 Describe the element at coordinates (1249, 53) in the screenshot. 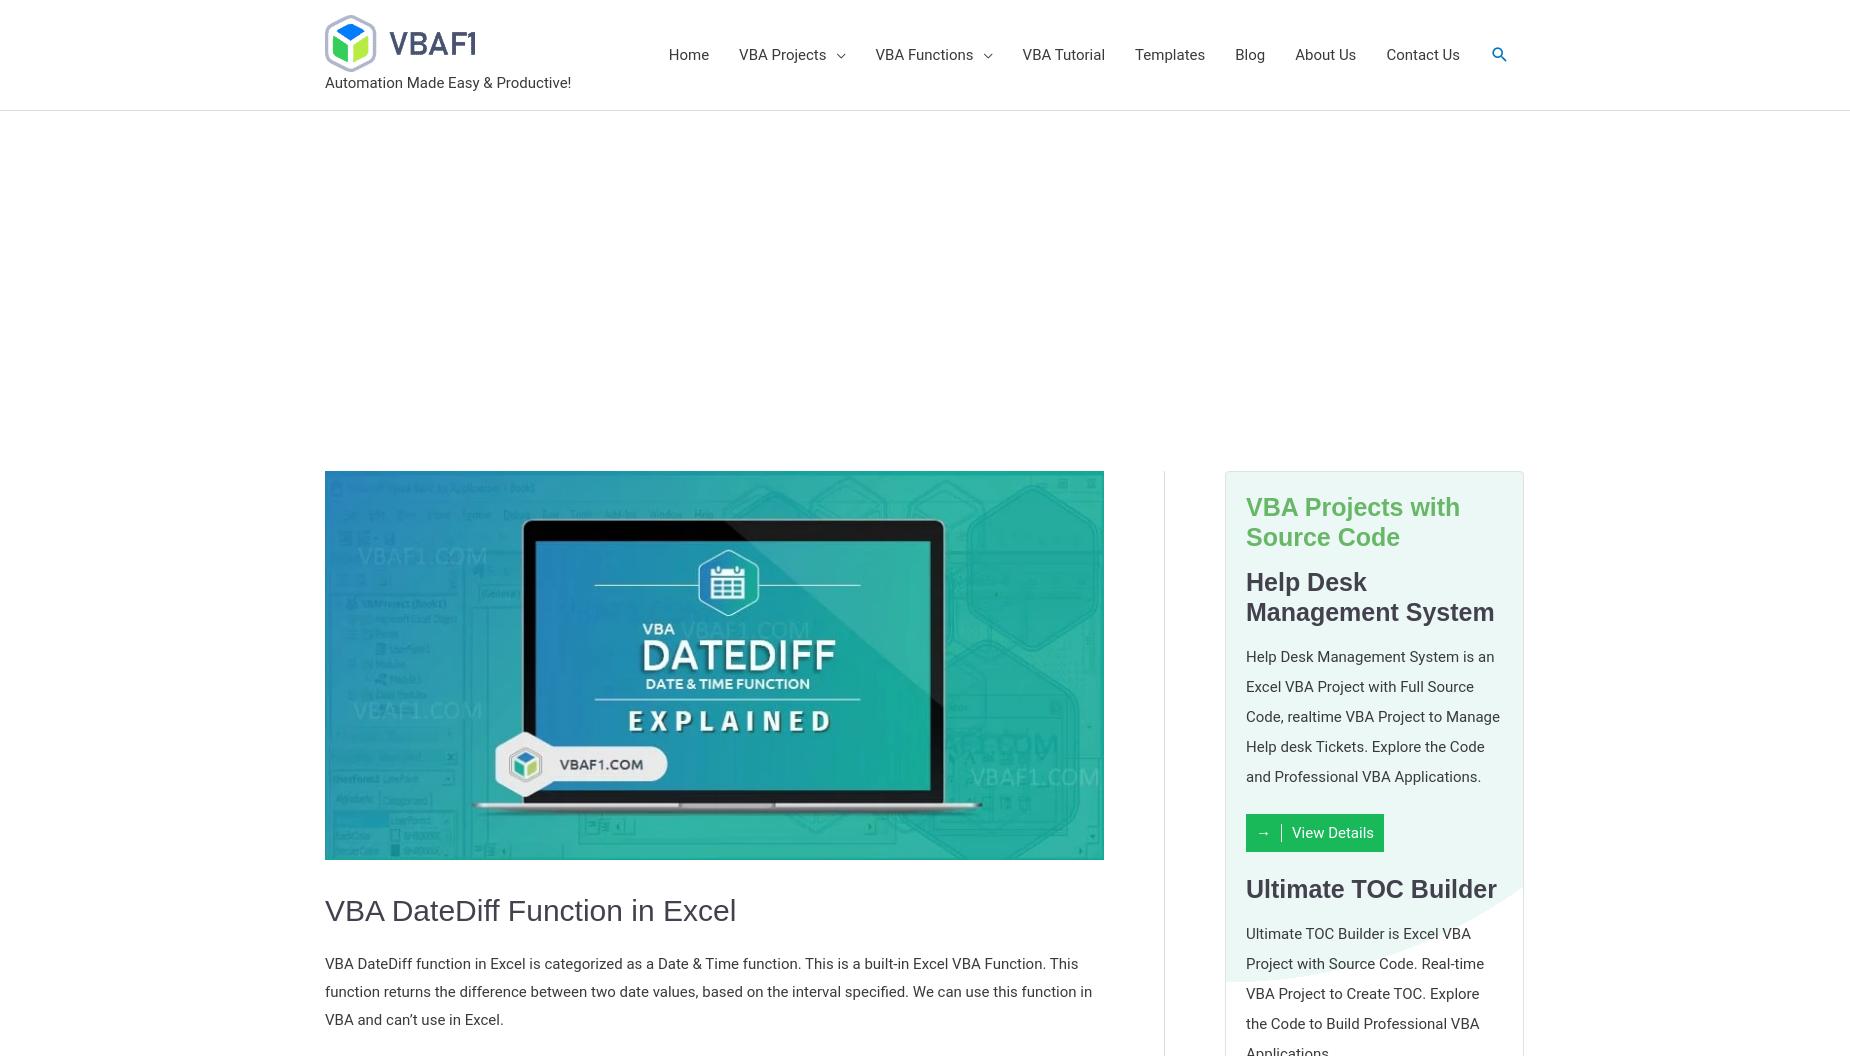

I see `'Blog'` at that location.